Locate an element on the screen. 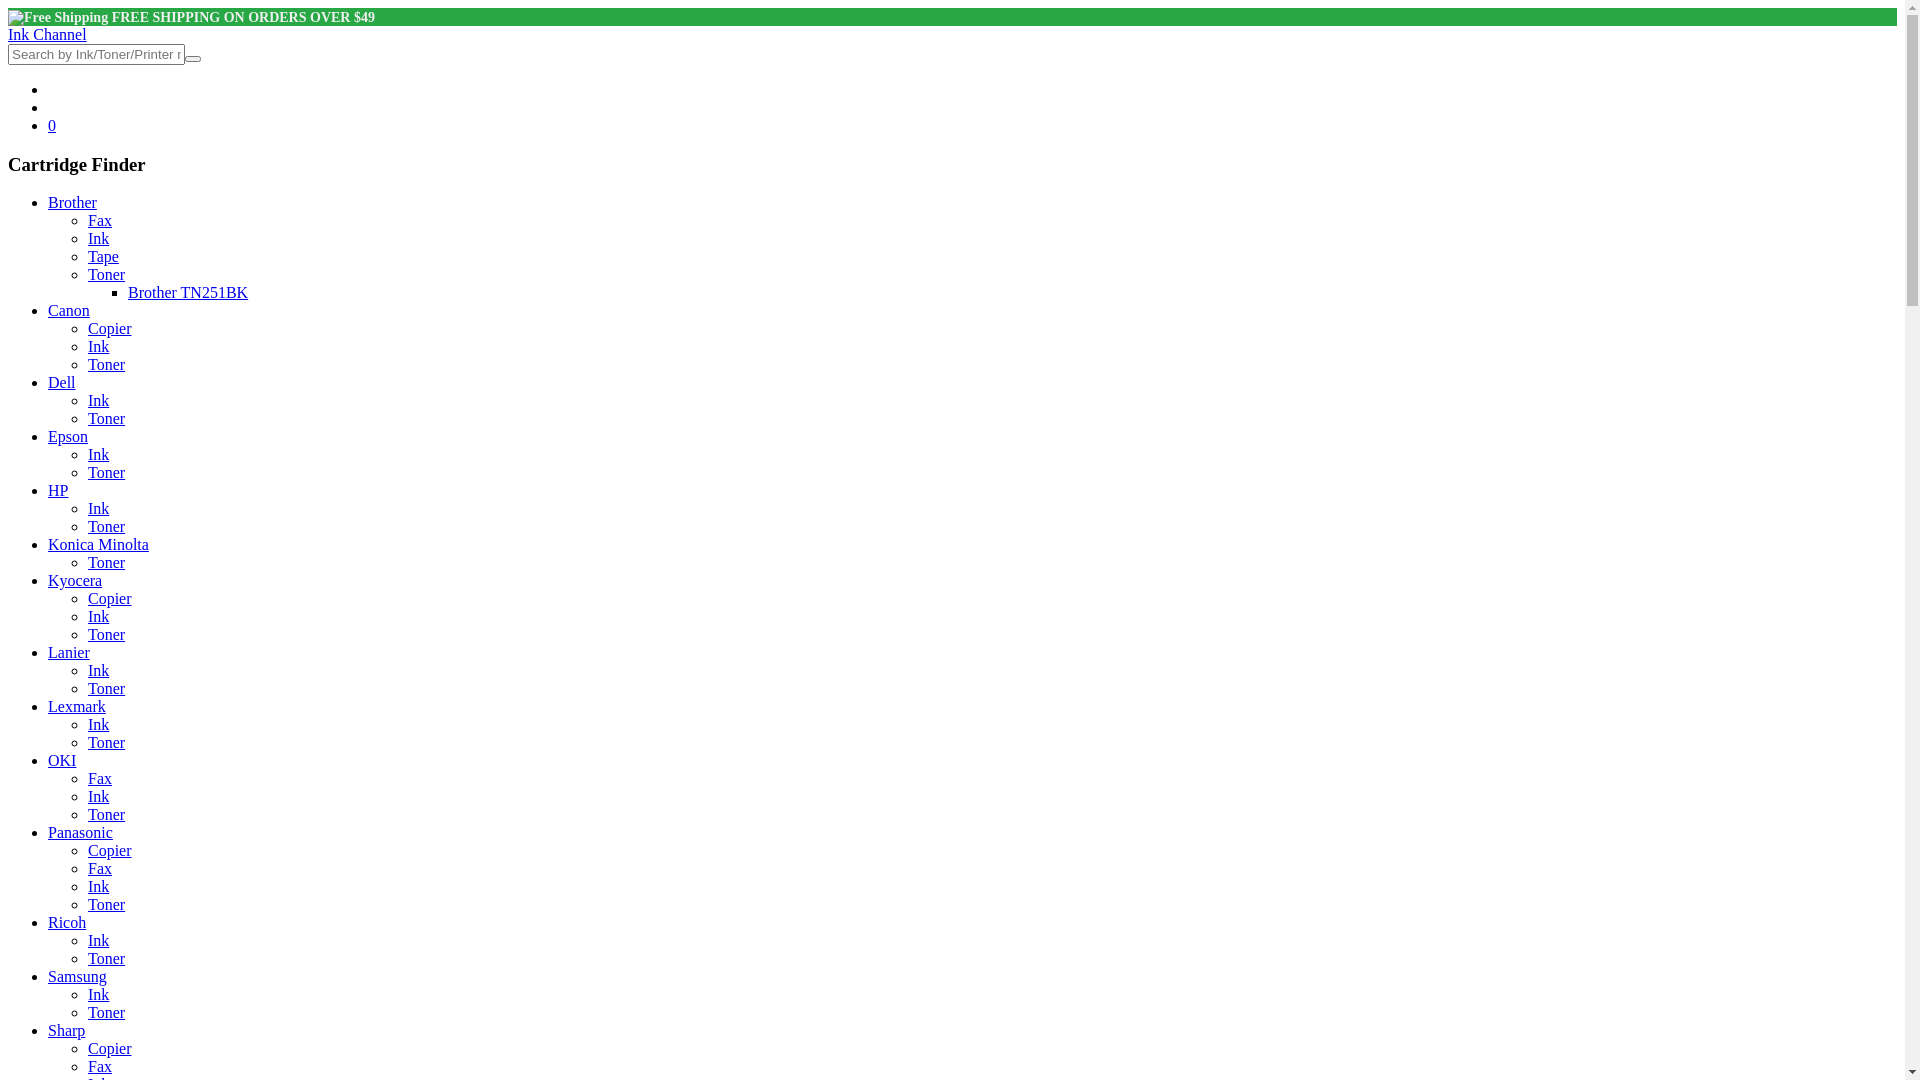 This screenshot has height=1080, width=1920. 'Brother' is located at coordinates (72, 202).